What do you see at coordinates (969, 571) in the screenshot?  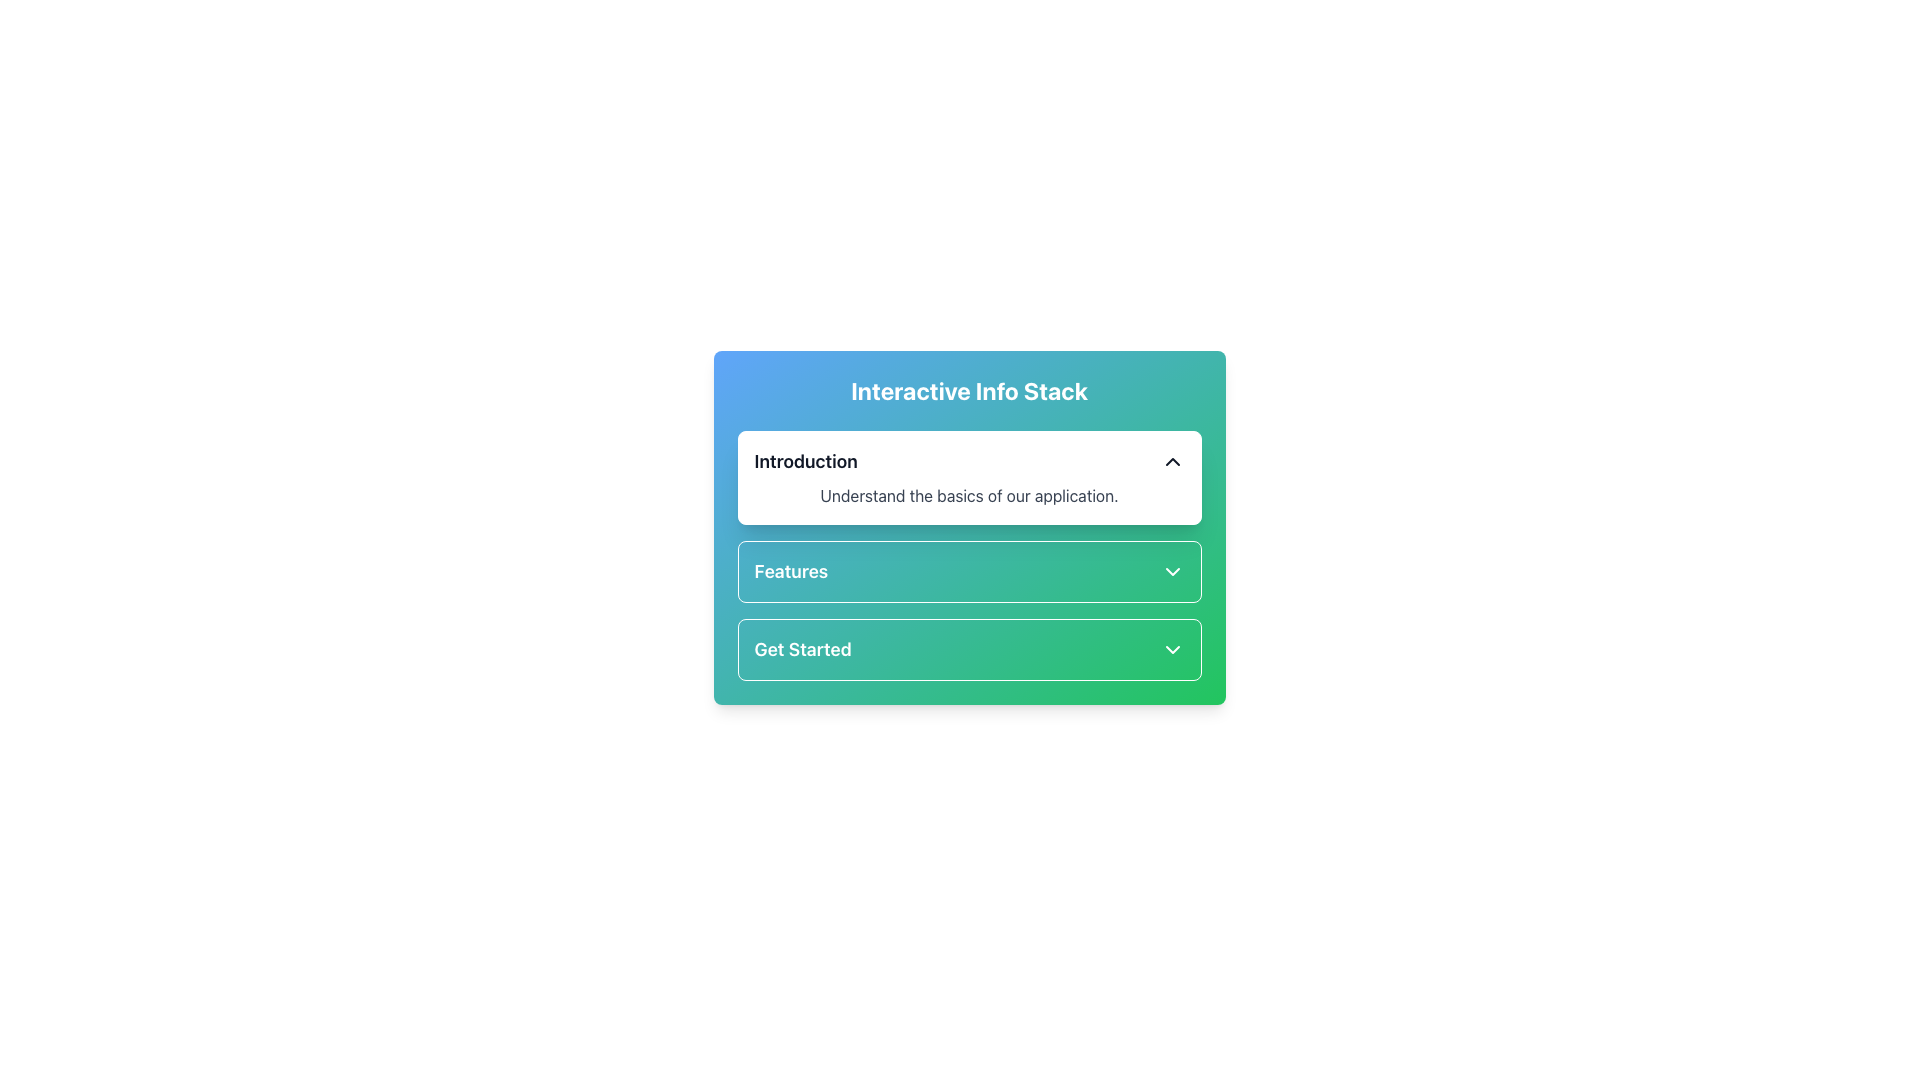 I see `the 'Features' dropdown menu` at bounding box center [969, 571].